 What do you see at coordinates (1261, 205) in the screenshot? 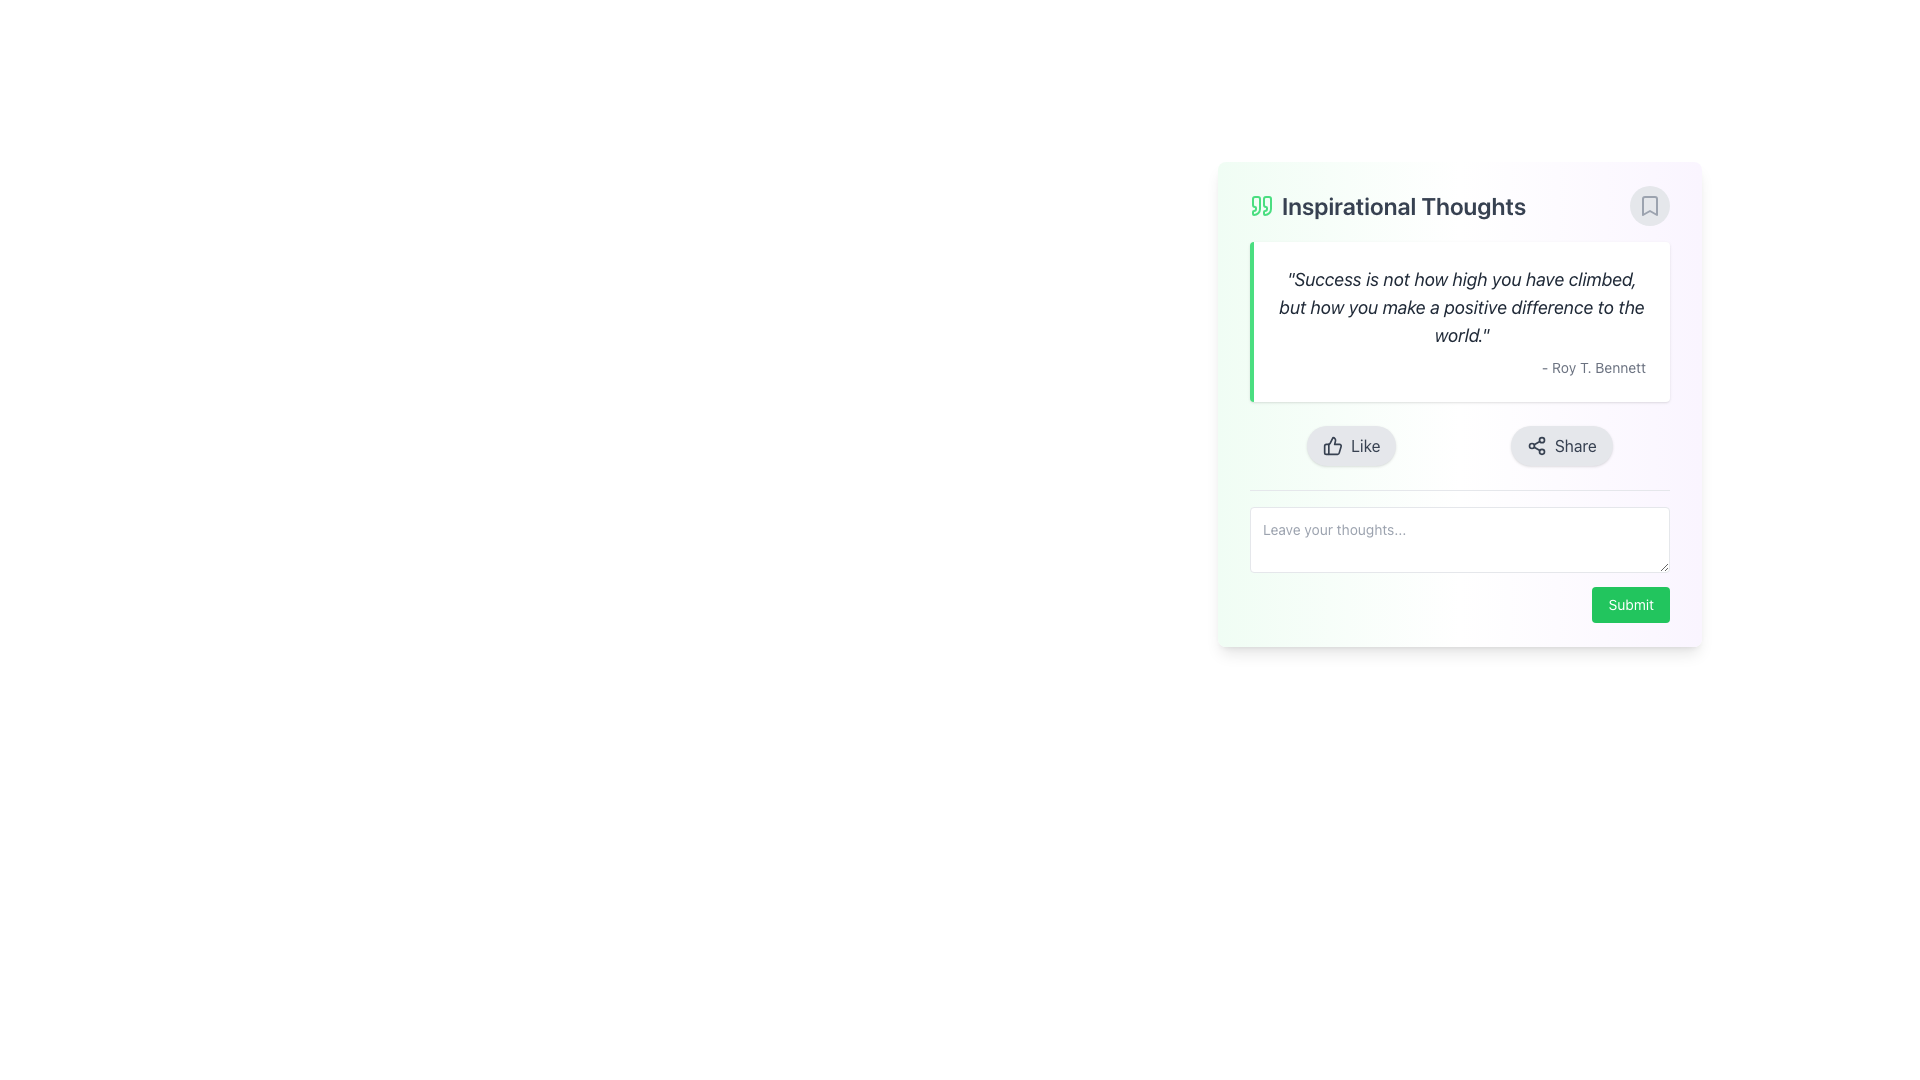
I see `the decorative icon located at the top-left section next to the 'Inspirational Thoughts' title text` at bounding box center [1261, 205].